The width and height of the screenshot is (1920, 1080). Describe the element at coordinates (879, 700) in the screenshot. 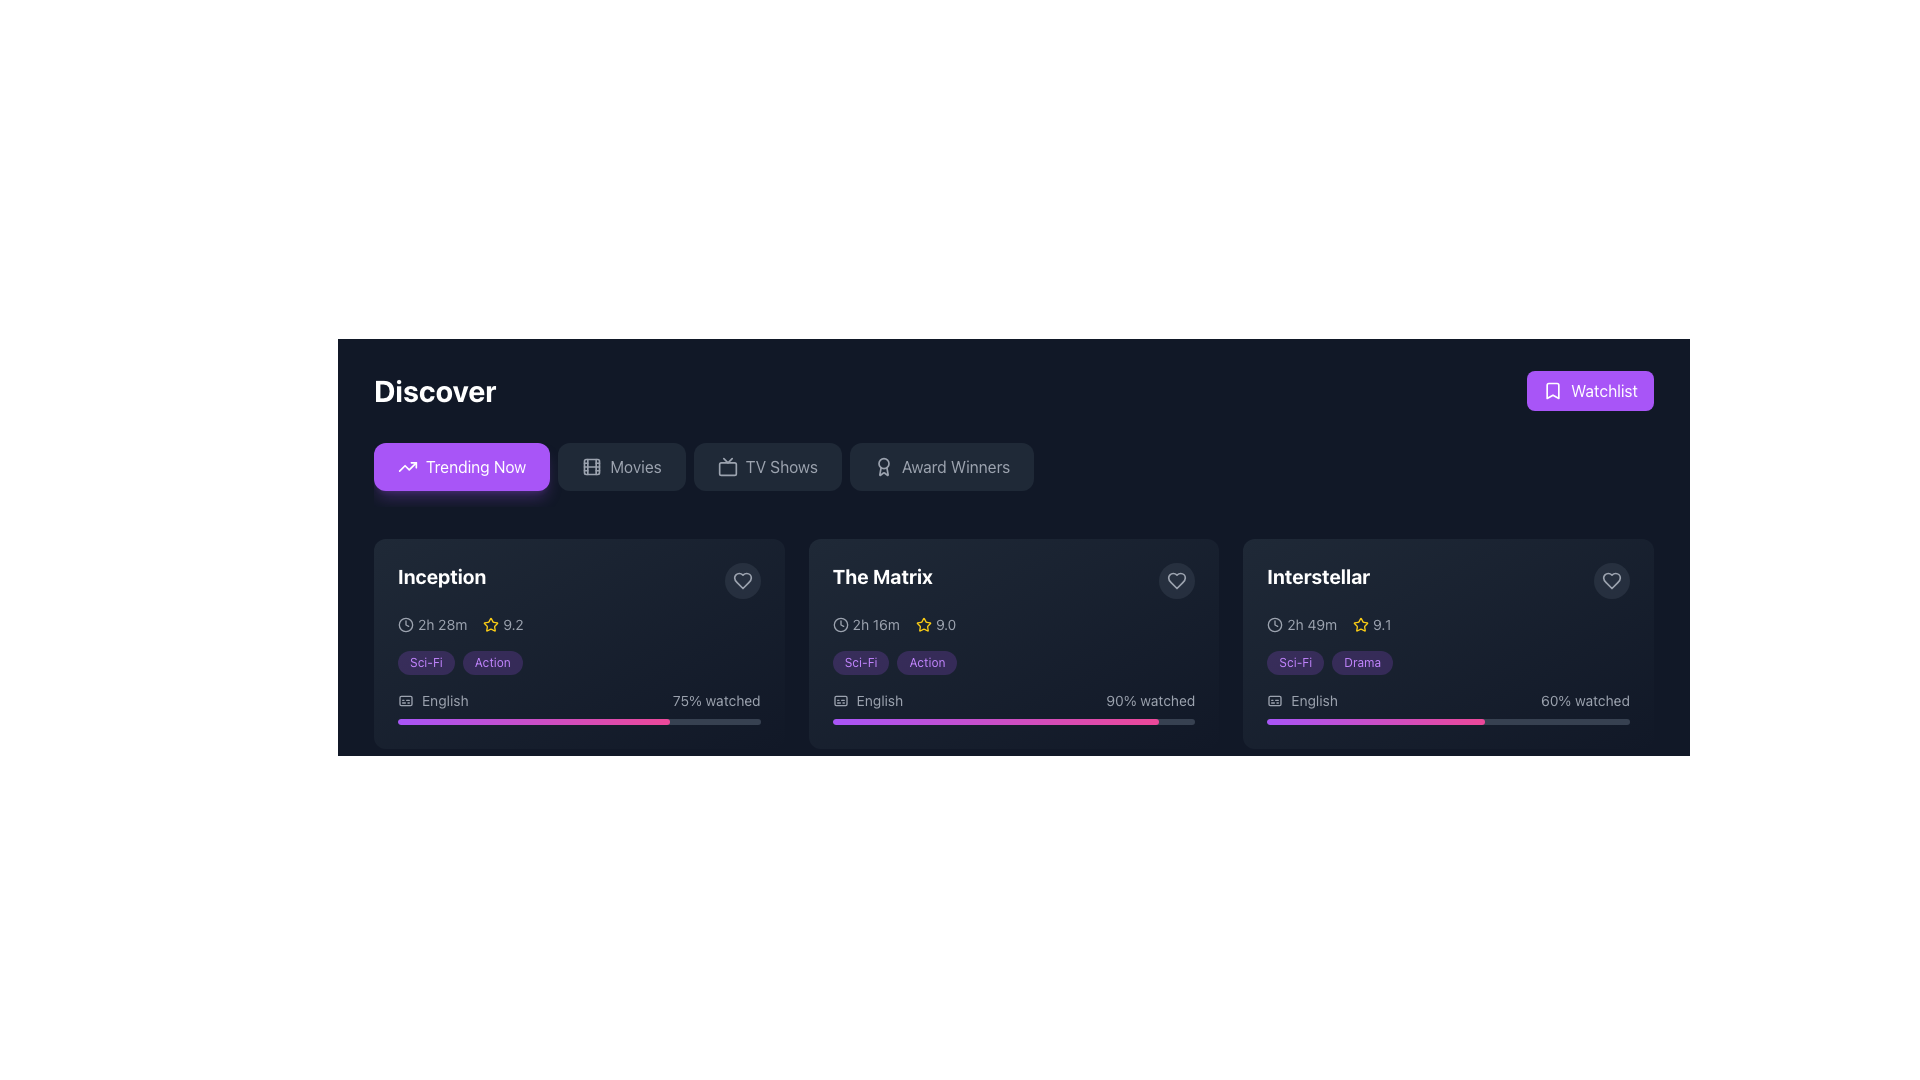

I see `the static text label displaying 'English', which is styled in a legible, sans-serif font and positioned next to a small icon resembling a subtitle or caption symbol, located in the bottom-left portion of the second card titled 'The Matrix'` at that location.